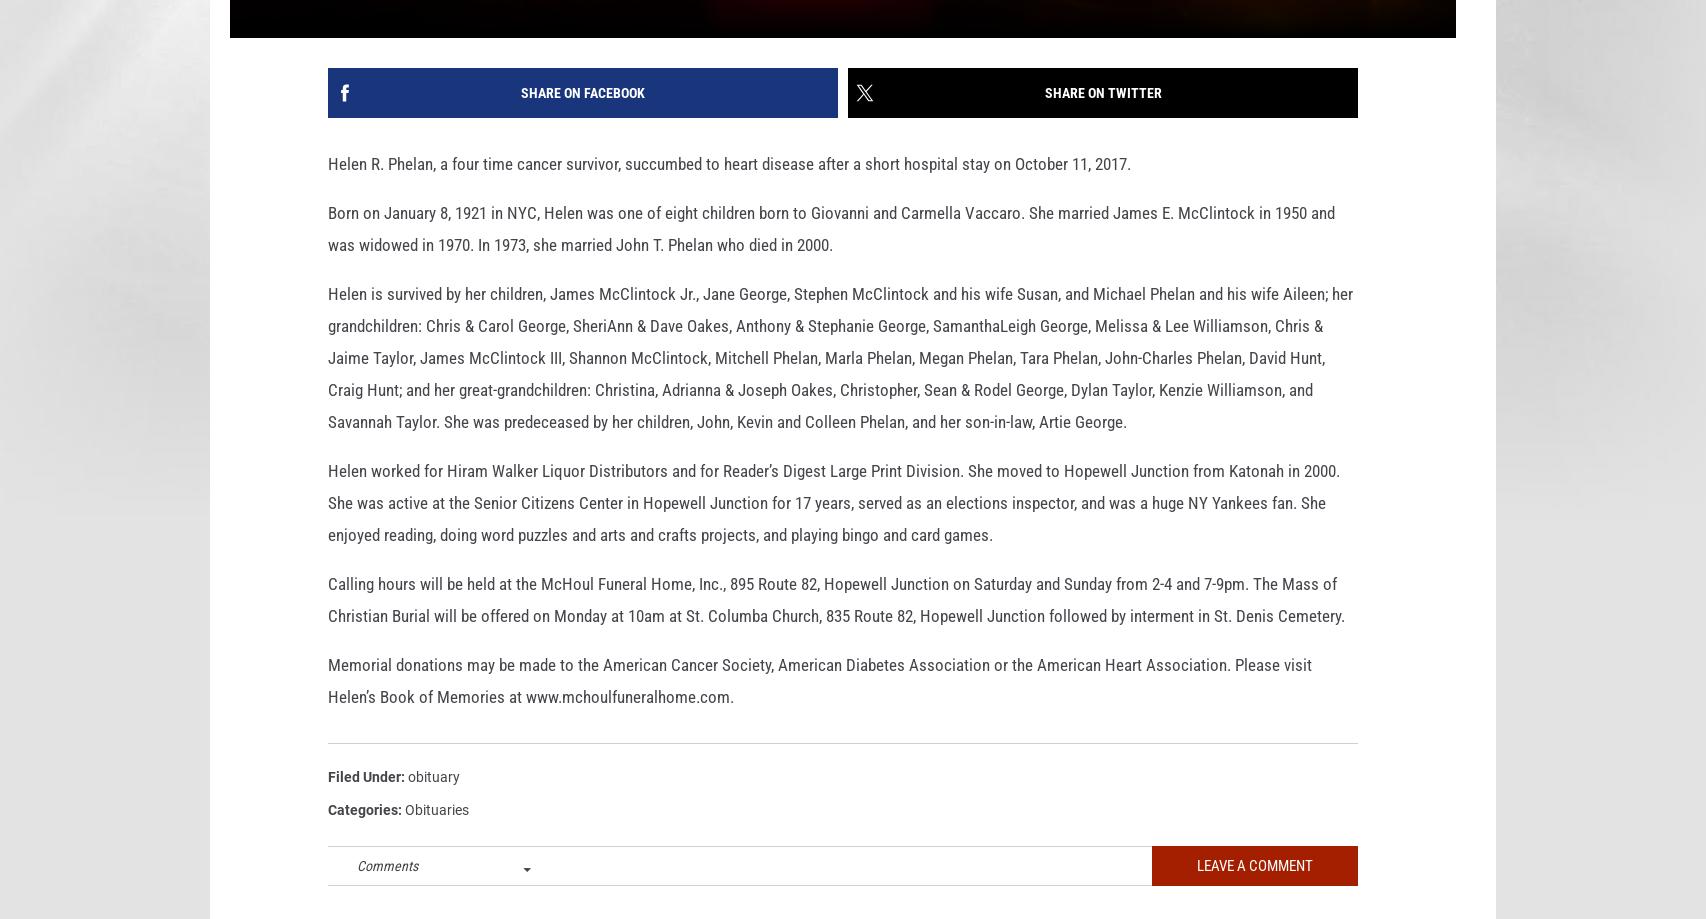 The width and height of the screenshot is (1706, 919). Describe the element at coordinates (363, 840) in the screenshot. I see `'Categories'` at that location.